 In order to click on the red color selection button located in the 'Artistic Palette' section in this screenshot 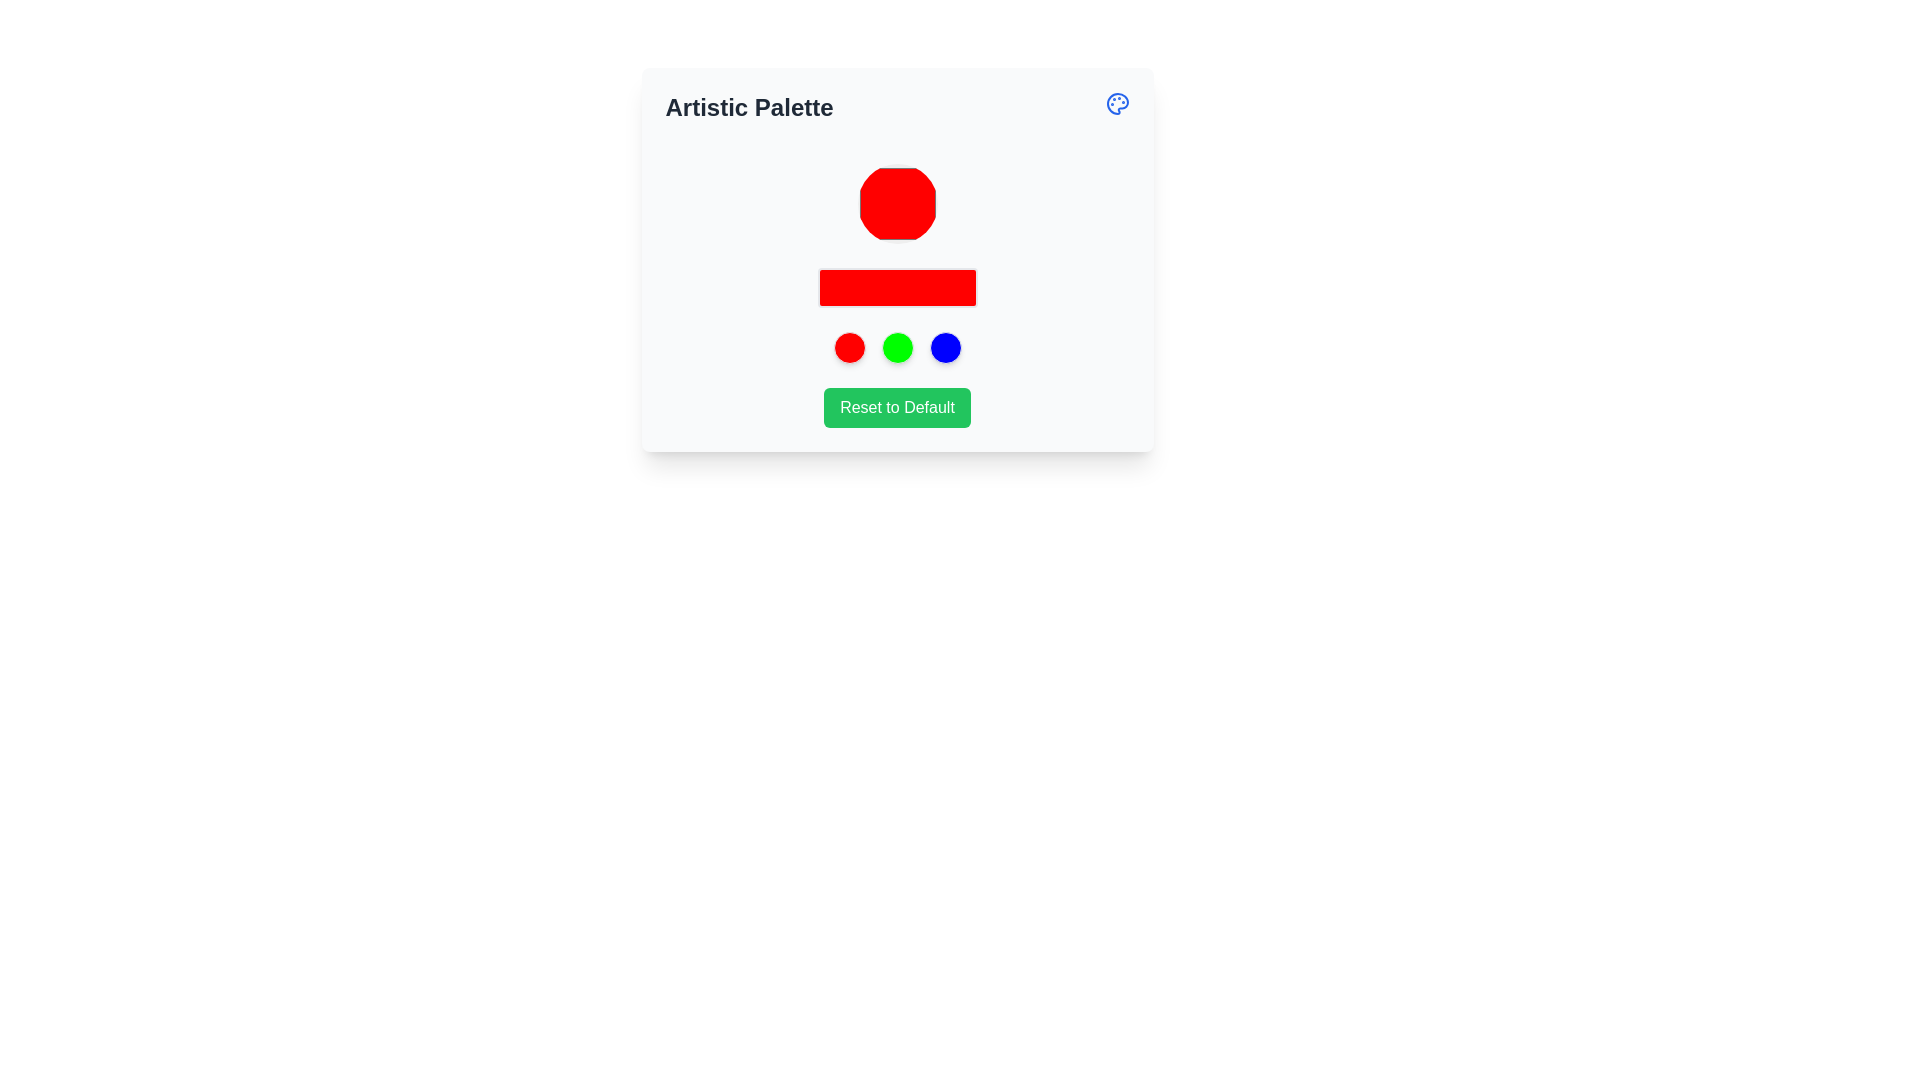, I will do `click(896, 204)`.